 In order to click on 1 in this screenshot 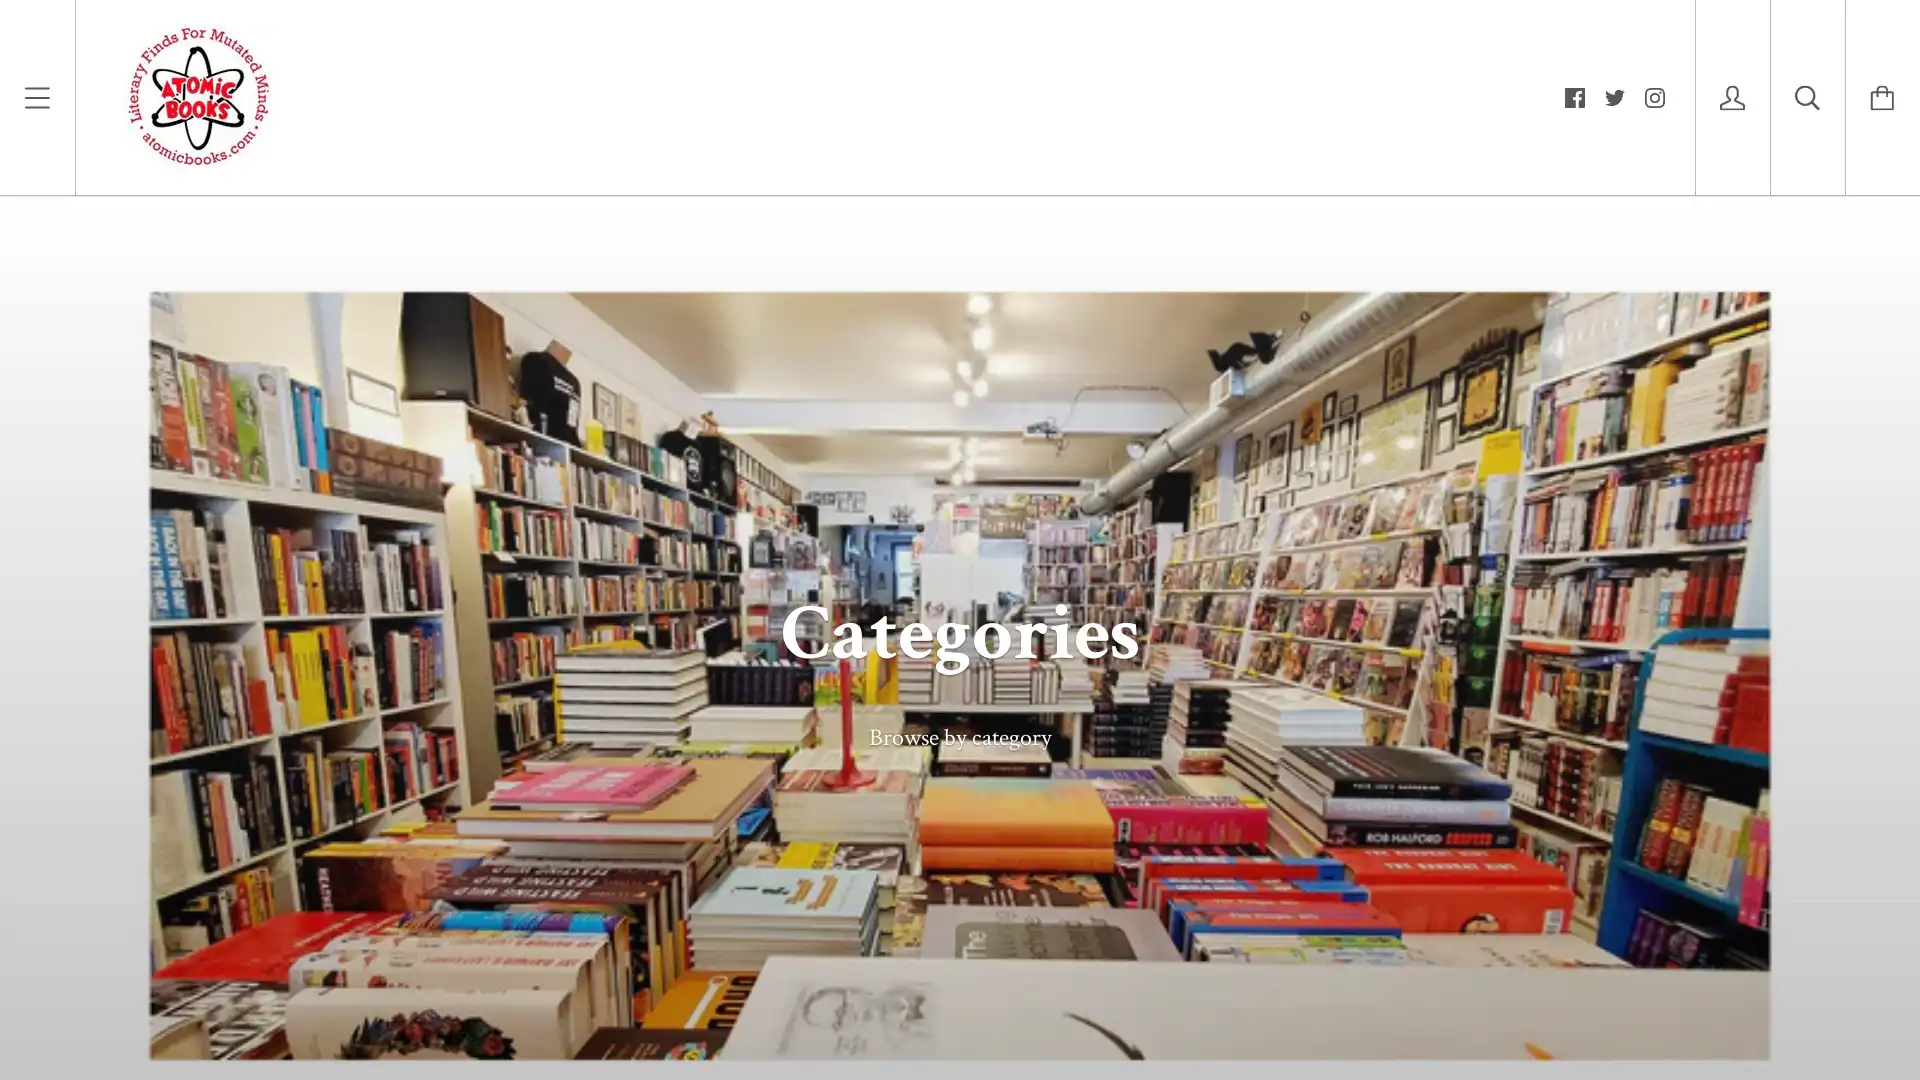, I will do `click(1651, 986)`.